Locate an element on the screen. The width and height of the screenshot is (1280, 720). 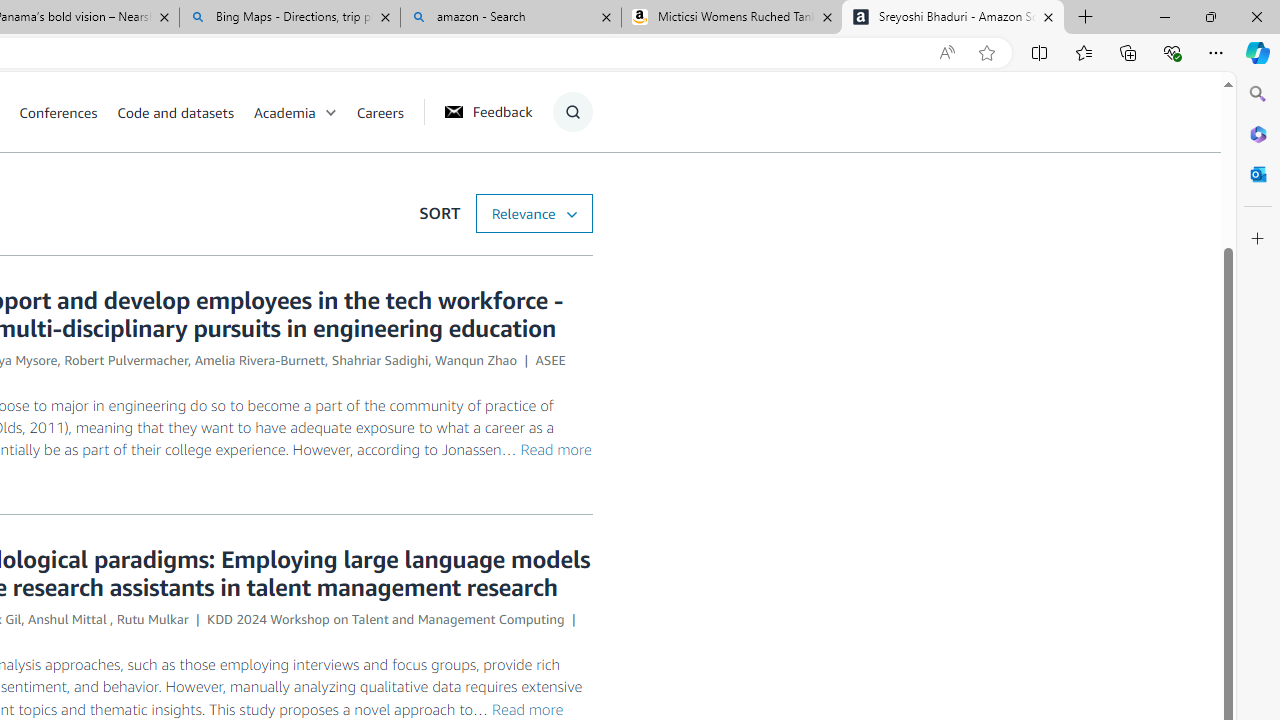
'Robert Pulvermacher' is located at coordinates (125, 360).